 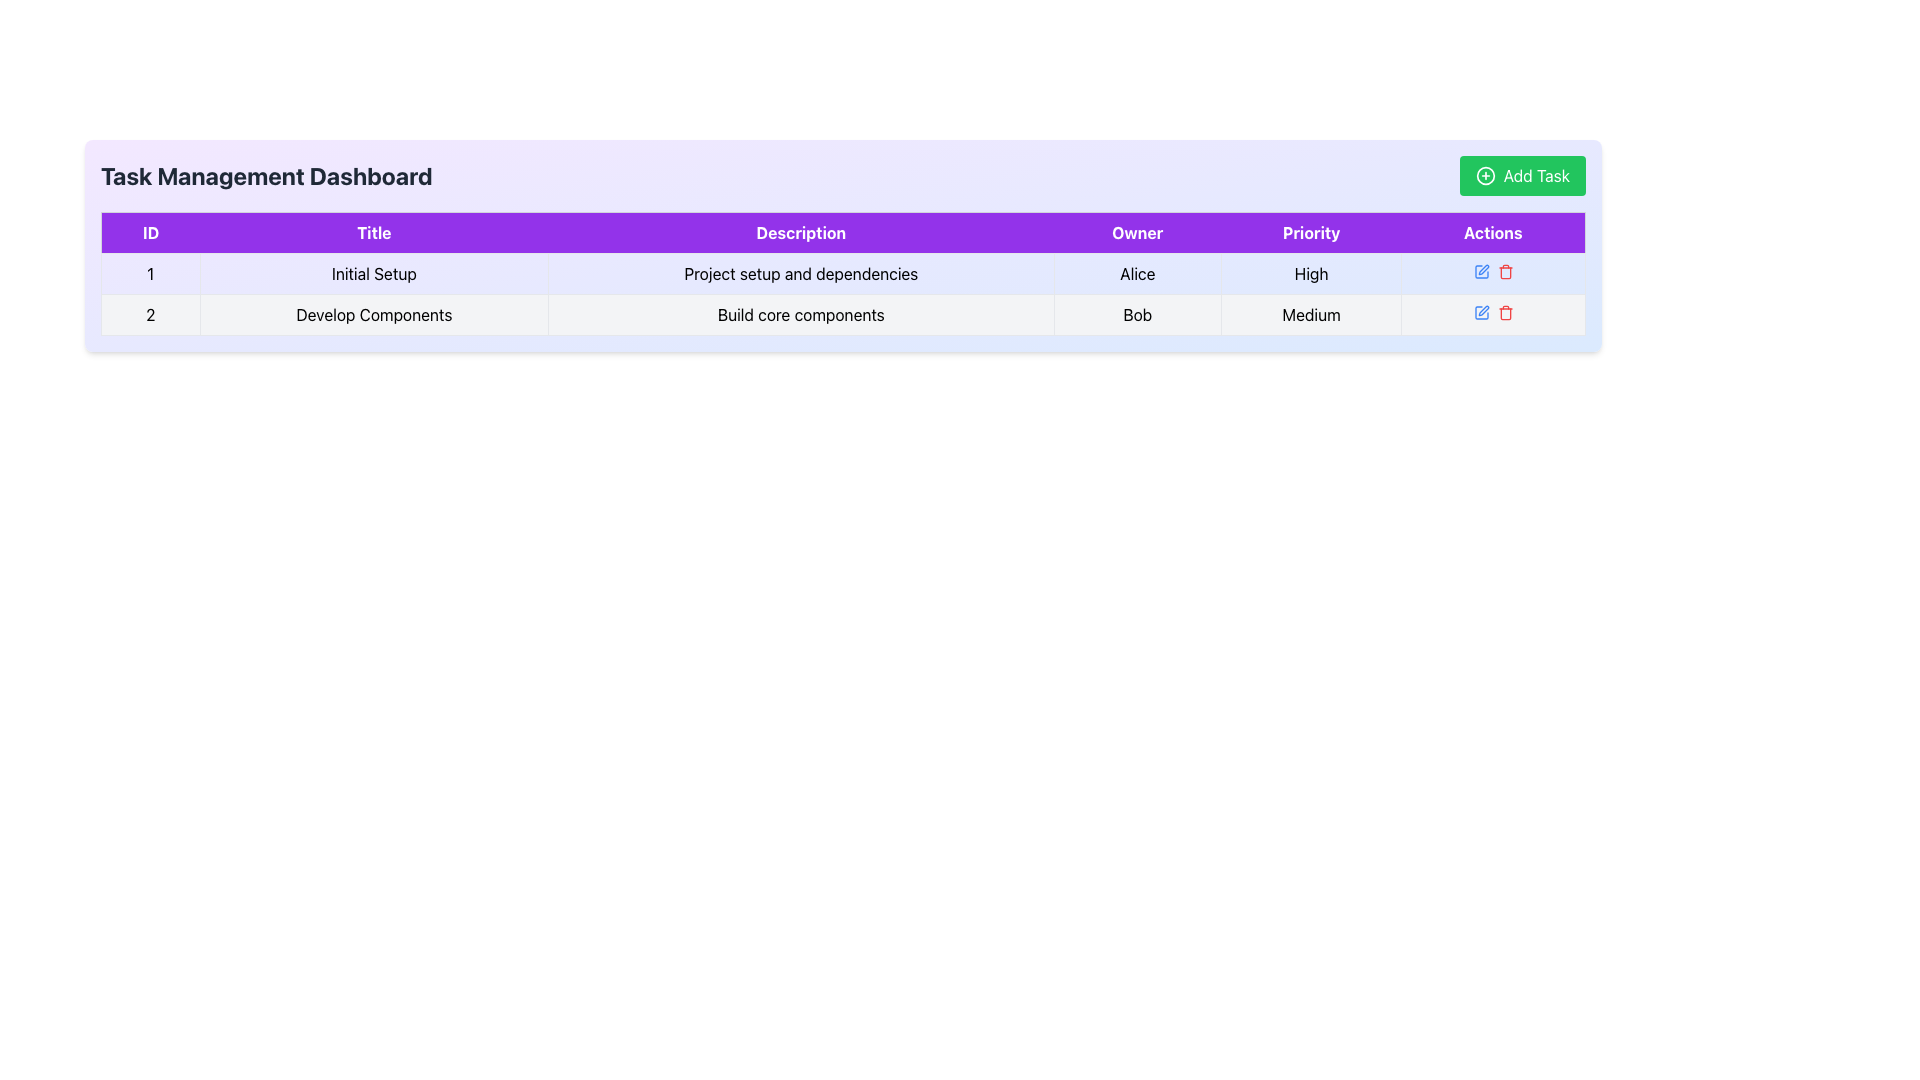 What do you see at coordinates (1481, 272) in the screenshot?
I see `the editing icon represented as a vector graphic, located in the 'Actions' column of the second row of the table` at bounding box center [1481, 272].